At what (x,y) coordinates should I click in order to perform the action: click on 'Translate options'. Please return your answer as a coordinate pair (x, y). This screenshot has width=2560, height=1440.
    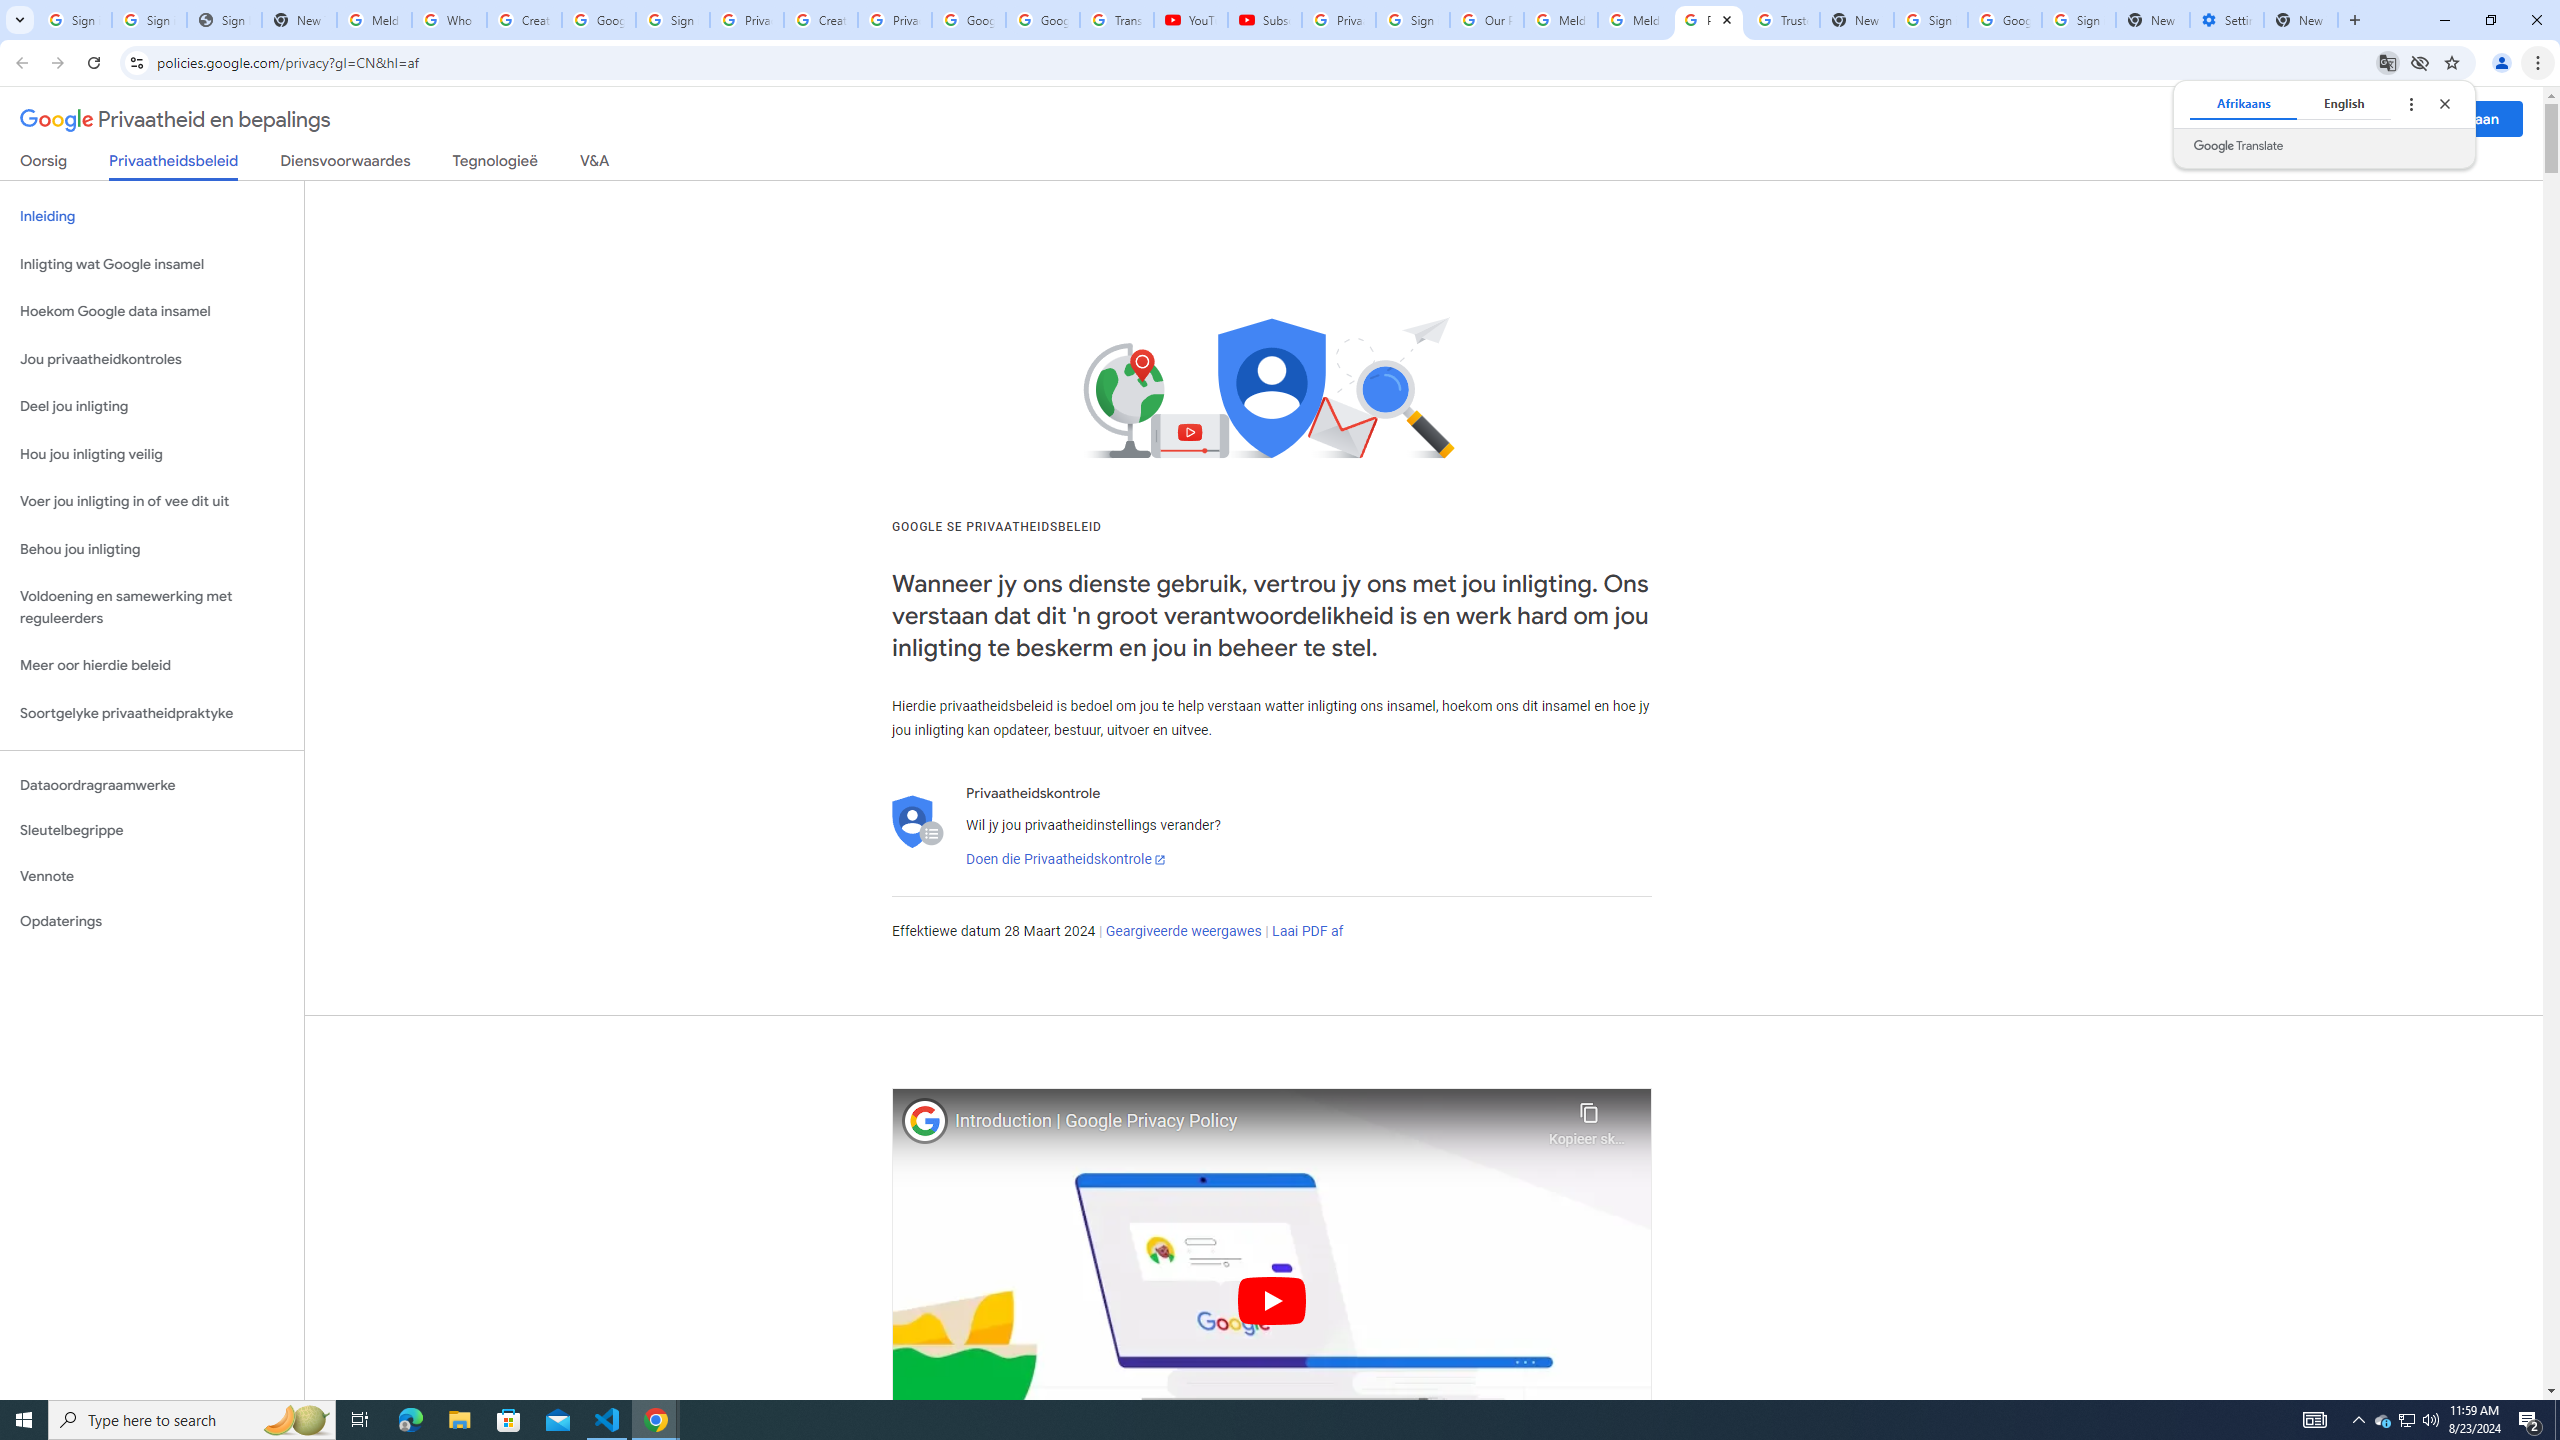
    Looking at the image, I should click on (2409, 103).